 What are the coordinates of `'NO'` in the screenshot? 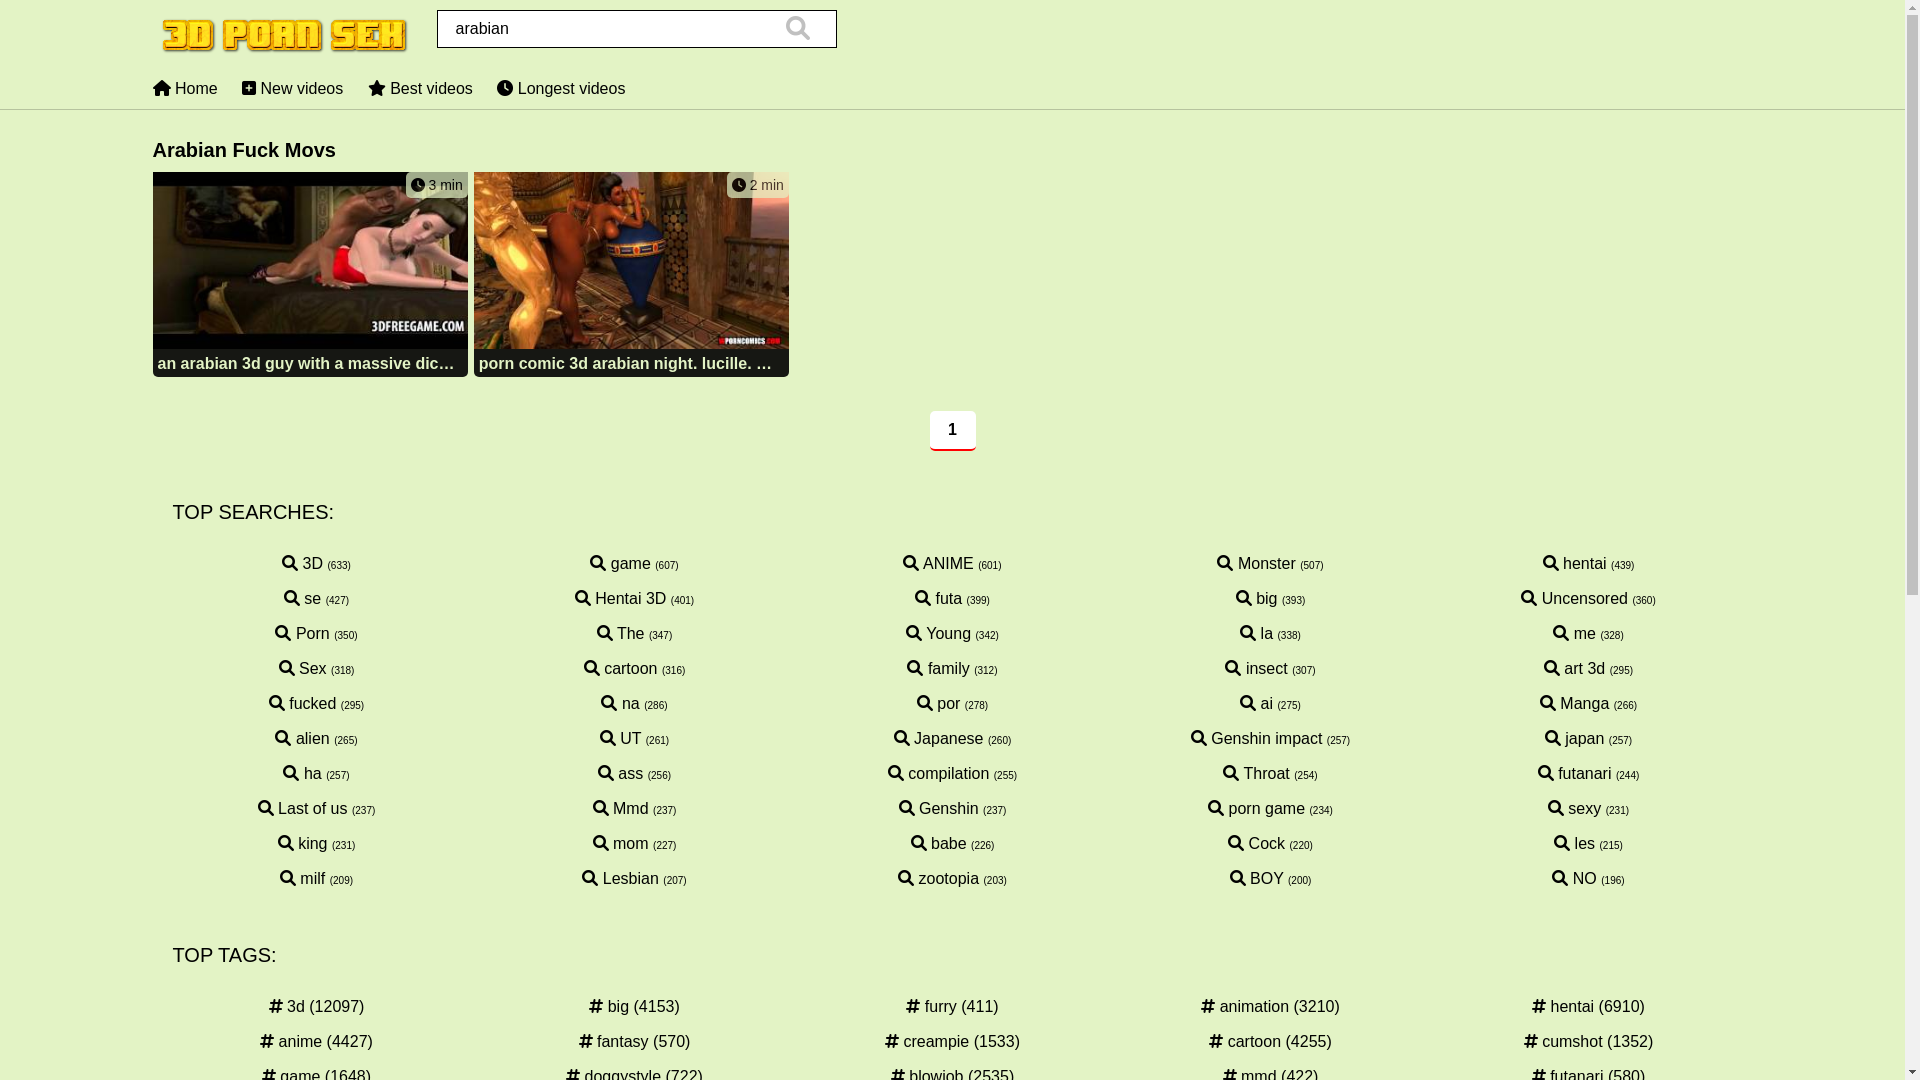 It's located at (1573, 877).